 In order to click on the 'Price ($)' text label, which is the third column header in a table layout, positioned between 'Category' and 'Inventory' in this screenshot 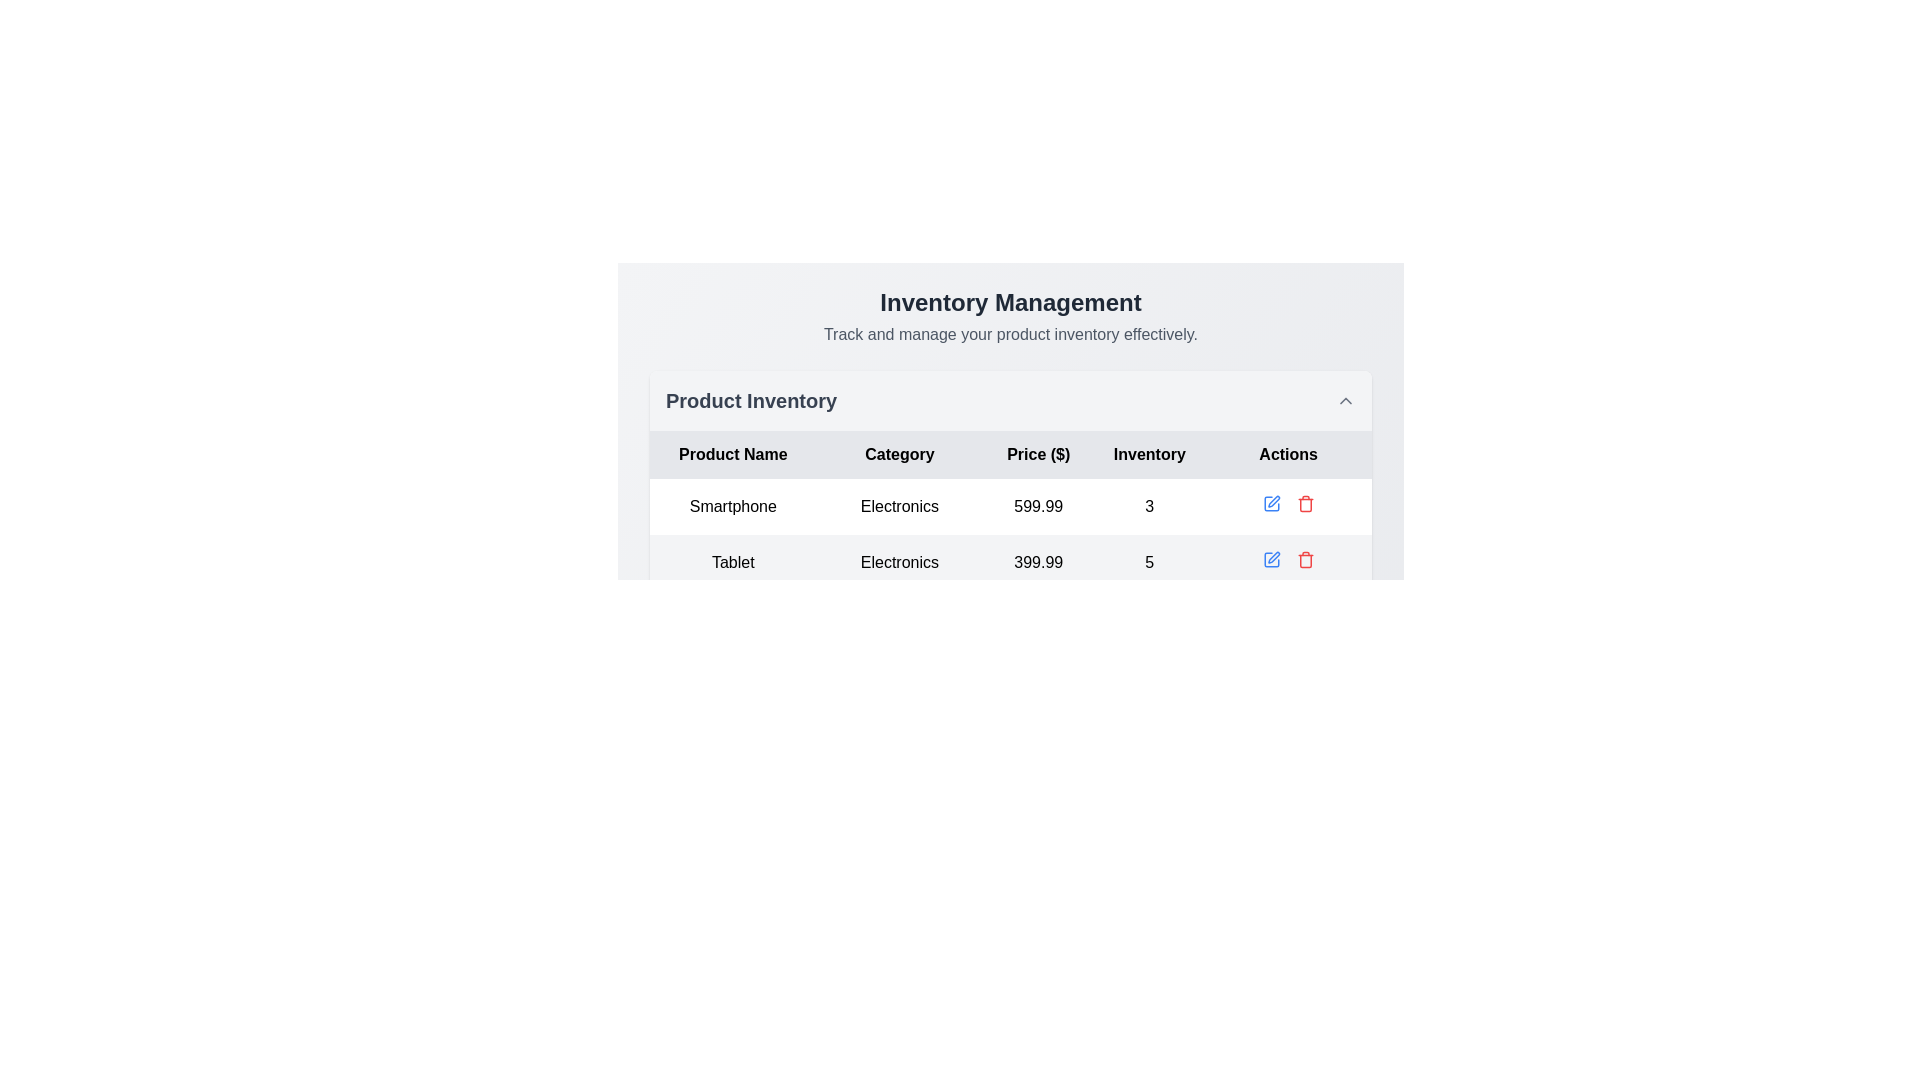, I will do `click(1038, 455)`.